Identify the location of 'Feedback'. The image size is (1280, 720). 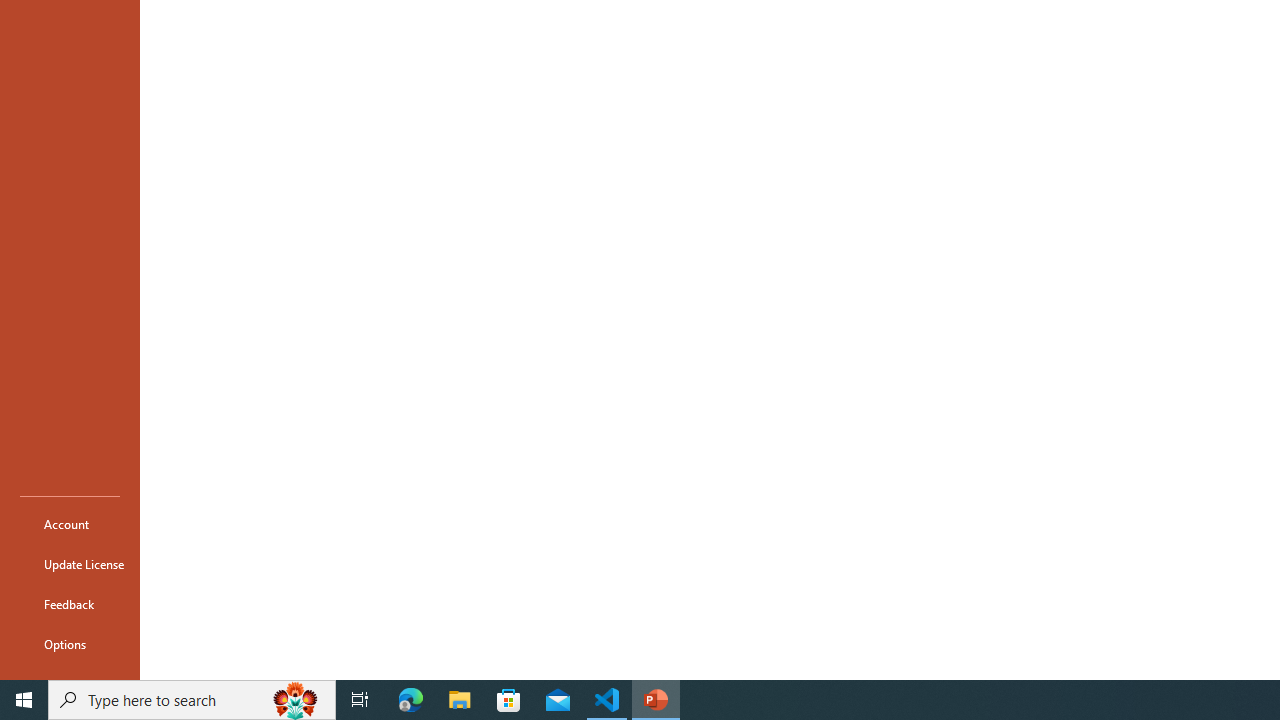
(69, 603).